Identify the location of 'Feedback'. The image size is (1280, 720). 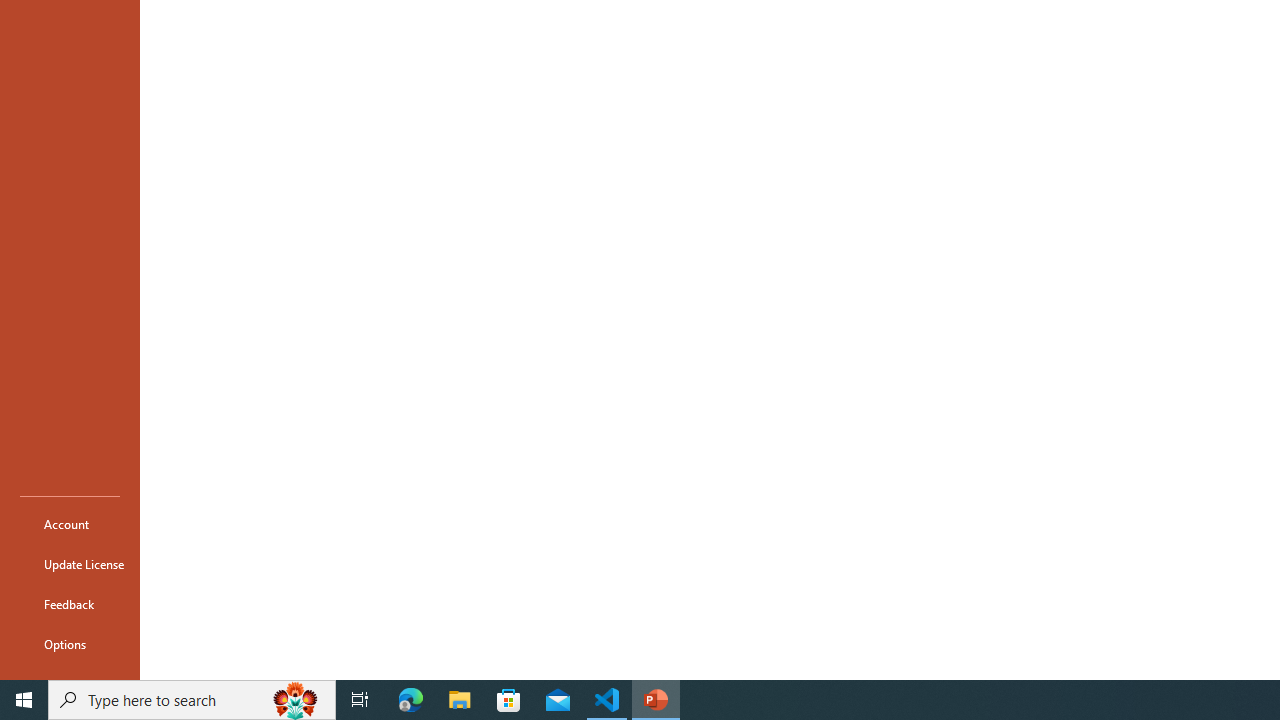
(69, 603).